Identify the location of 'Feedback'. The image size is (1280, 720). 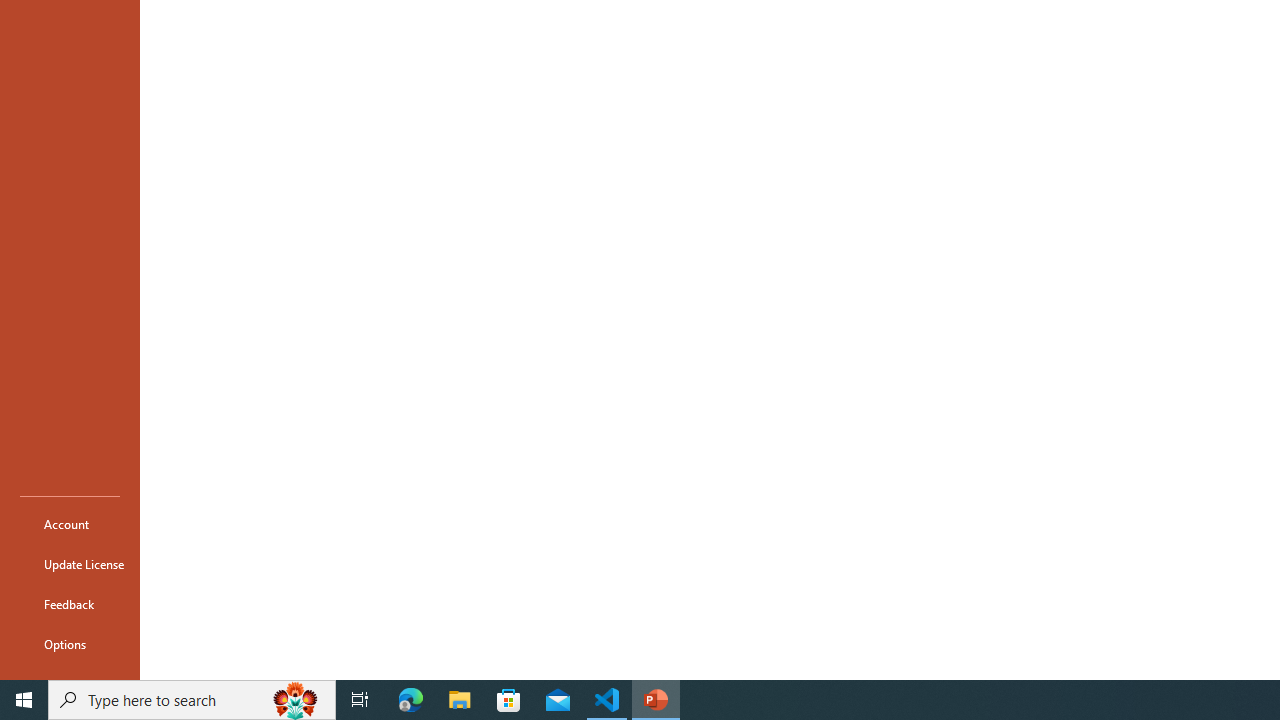
(69, 603).